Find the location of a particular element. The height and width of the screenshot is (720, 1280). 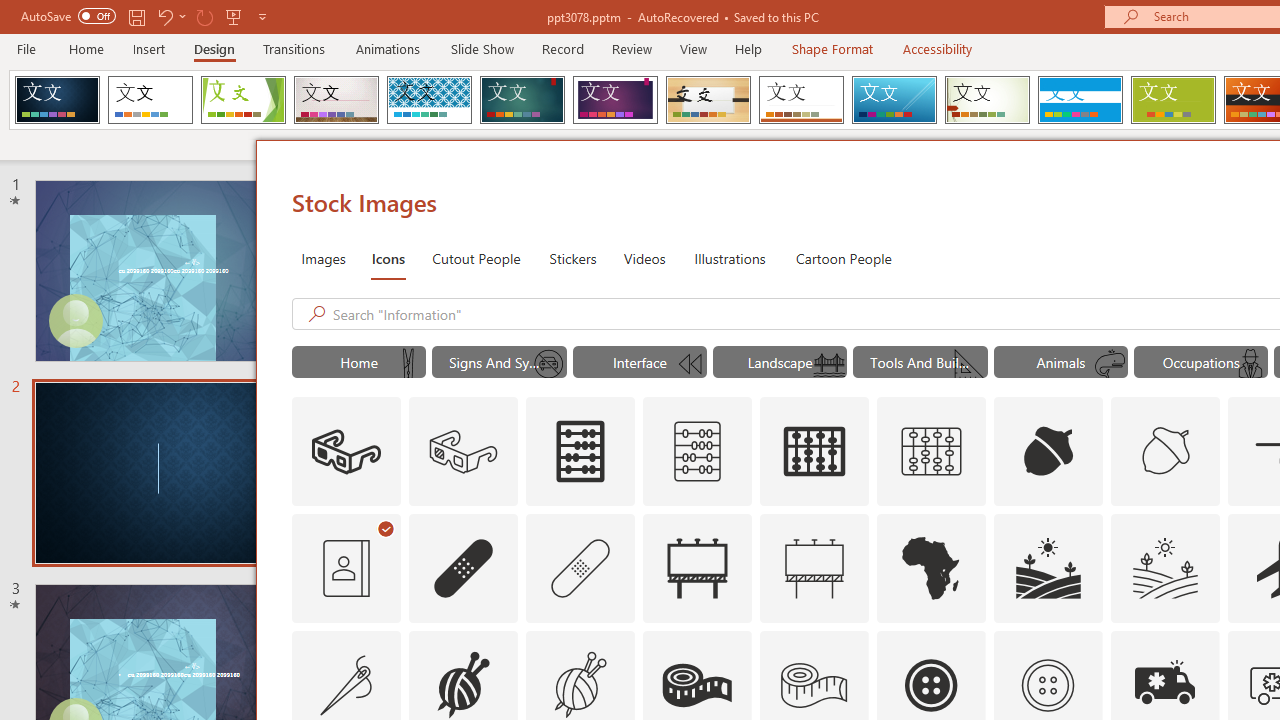

'AutomationID: Icons_AddressBook_RTL_M' is located at coordinates (346, 568).